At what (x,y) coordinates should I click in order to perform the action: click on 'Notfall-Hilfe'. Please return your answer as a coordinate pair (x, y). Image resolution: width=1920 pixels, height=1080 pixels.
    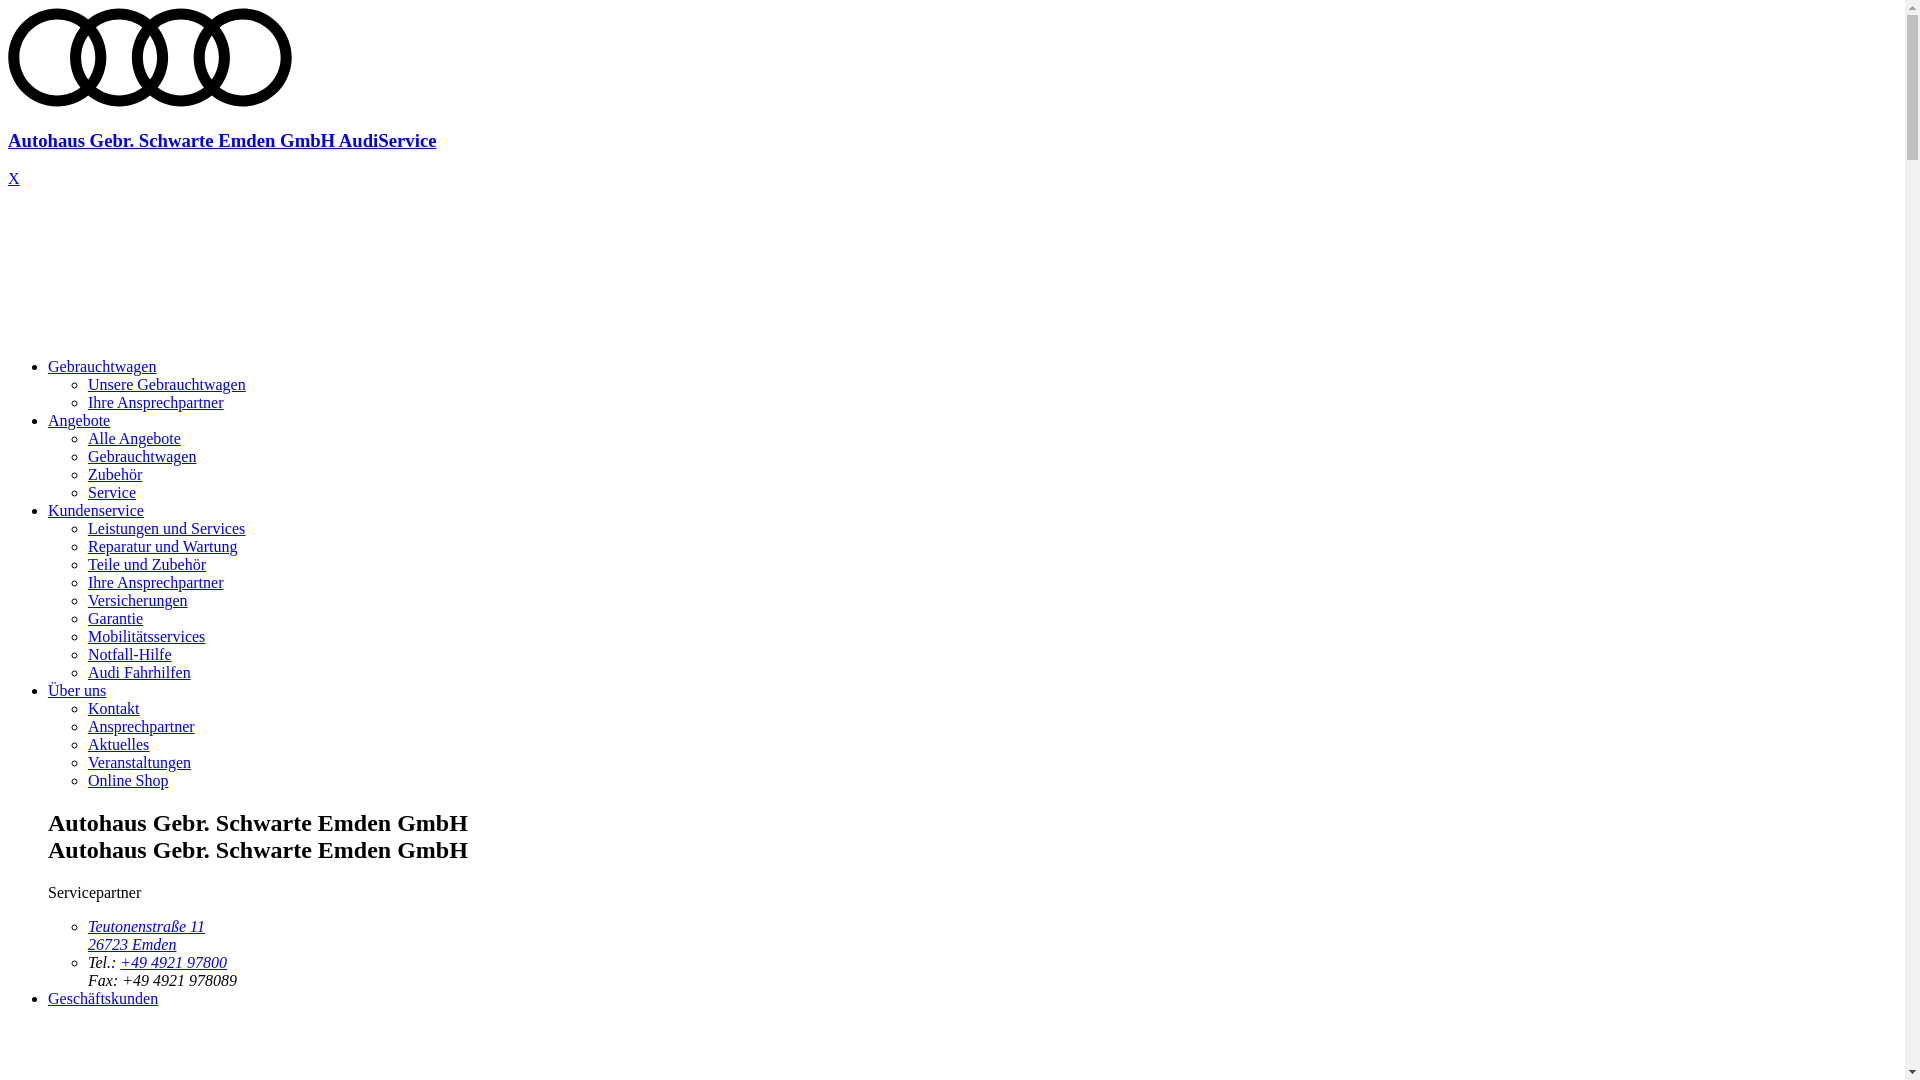
    Looking at the image, I should click on (128, 654).